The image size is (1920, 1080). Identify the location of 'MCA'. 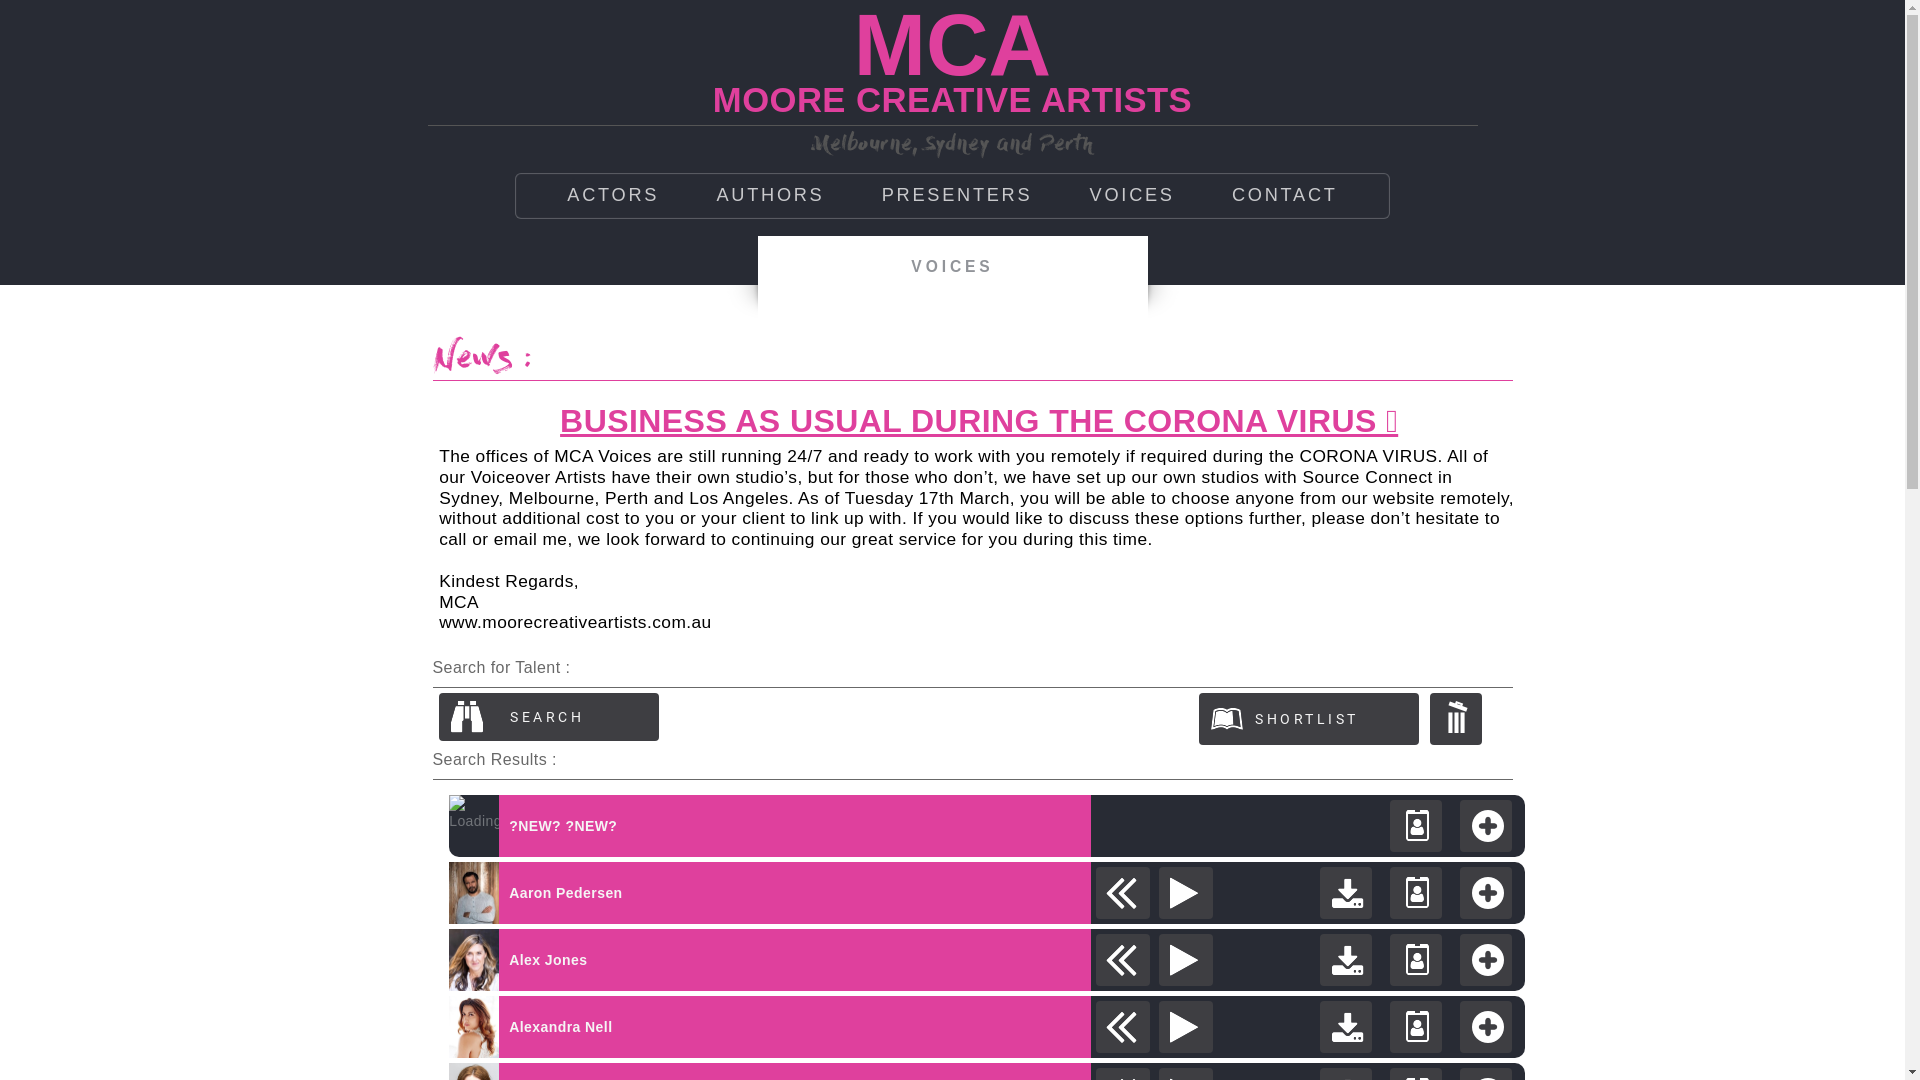
(951, 45).